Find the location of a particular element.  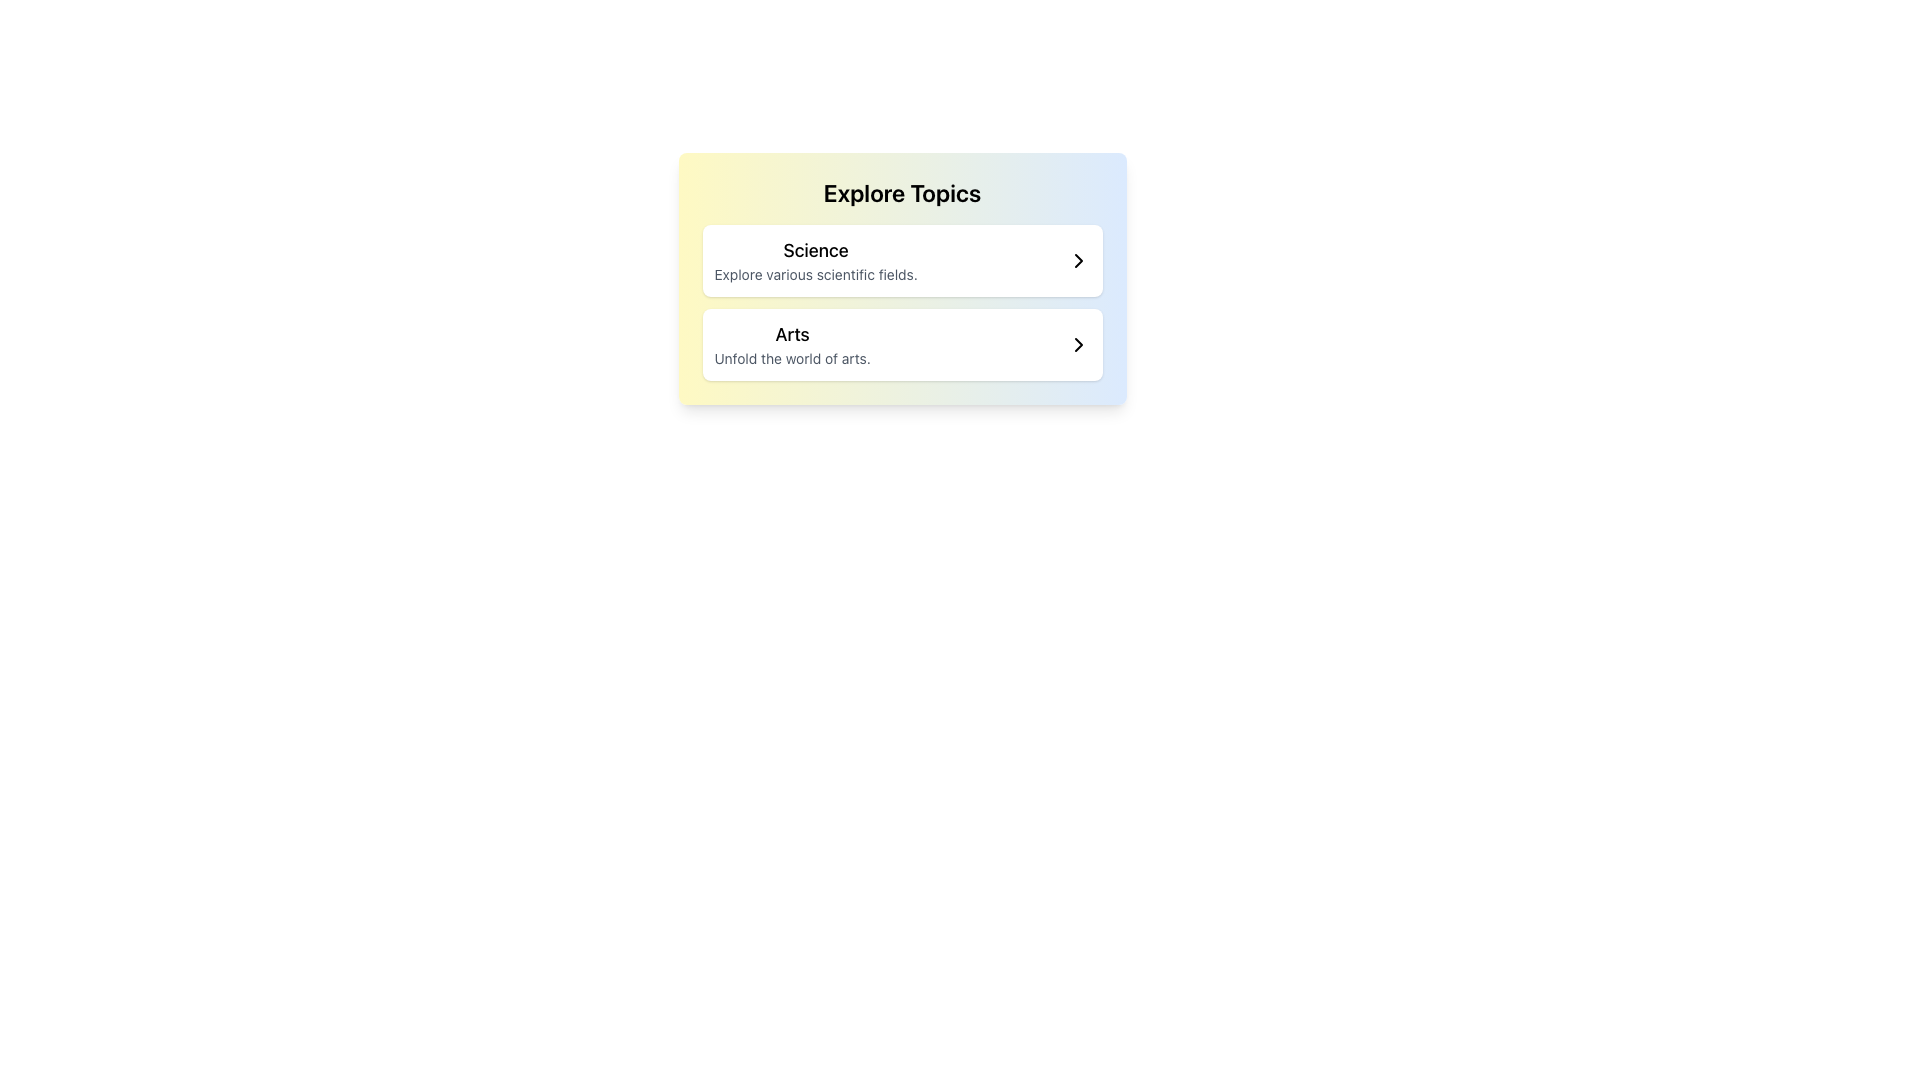

the text element that reads 'Explore various scientific fields.' which is styled in gray and located beneath the 'Science' heading in the 'Explore Topics' panel is located at coordinates (816, 274).